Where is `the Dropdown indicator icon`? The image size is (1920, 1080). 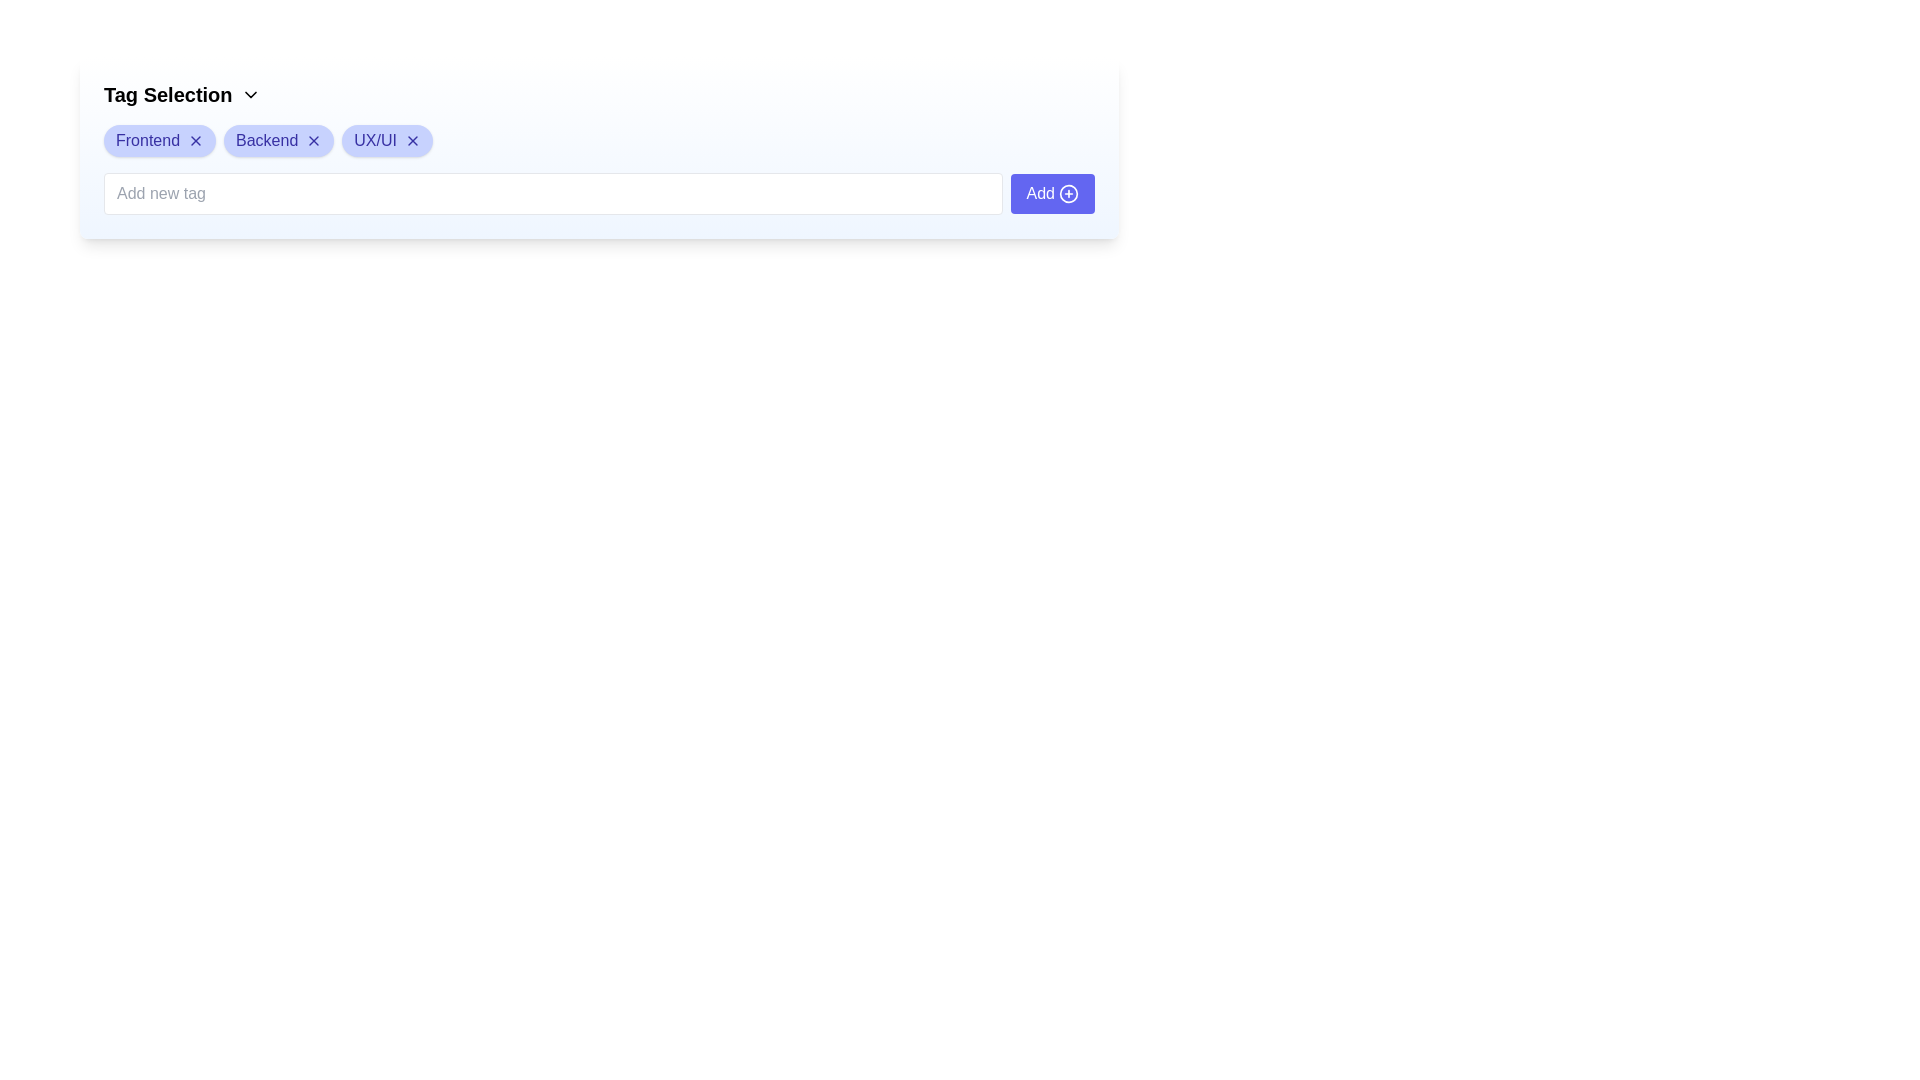
the Dropdown indicator icon is located at coordinates (249, 95).